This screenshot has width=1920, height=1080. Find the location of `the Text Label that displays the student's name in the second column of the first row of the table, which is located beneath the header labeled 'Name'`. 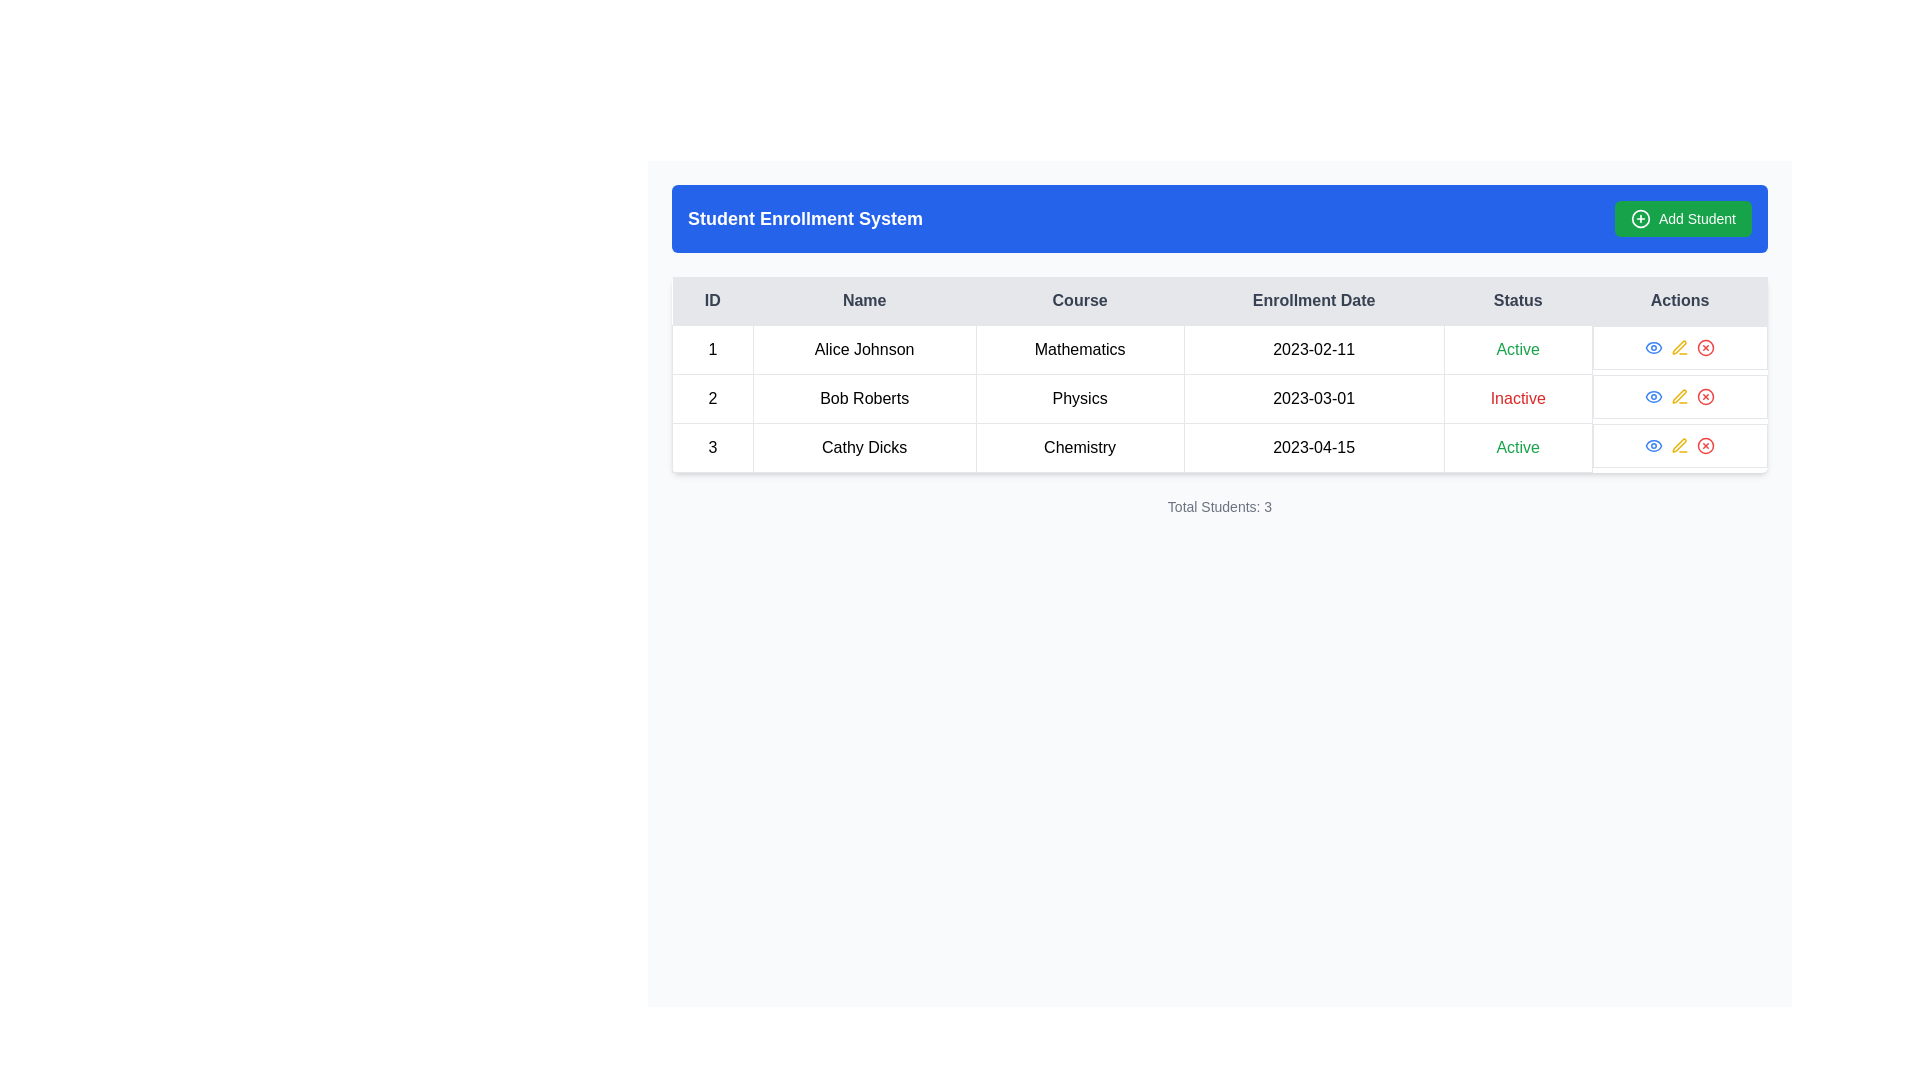

the Text Label that displays the student's name in the second column of the first row of the table, which is located beneath the header labeled 'Name' is located at coordinates (864, 349).